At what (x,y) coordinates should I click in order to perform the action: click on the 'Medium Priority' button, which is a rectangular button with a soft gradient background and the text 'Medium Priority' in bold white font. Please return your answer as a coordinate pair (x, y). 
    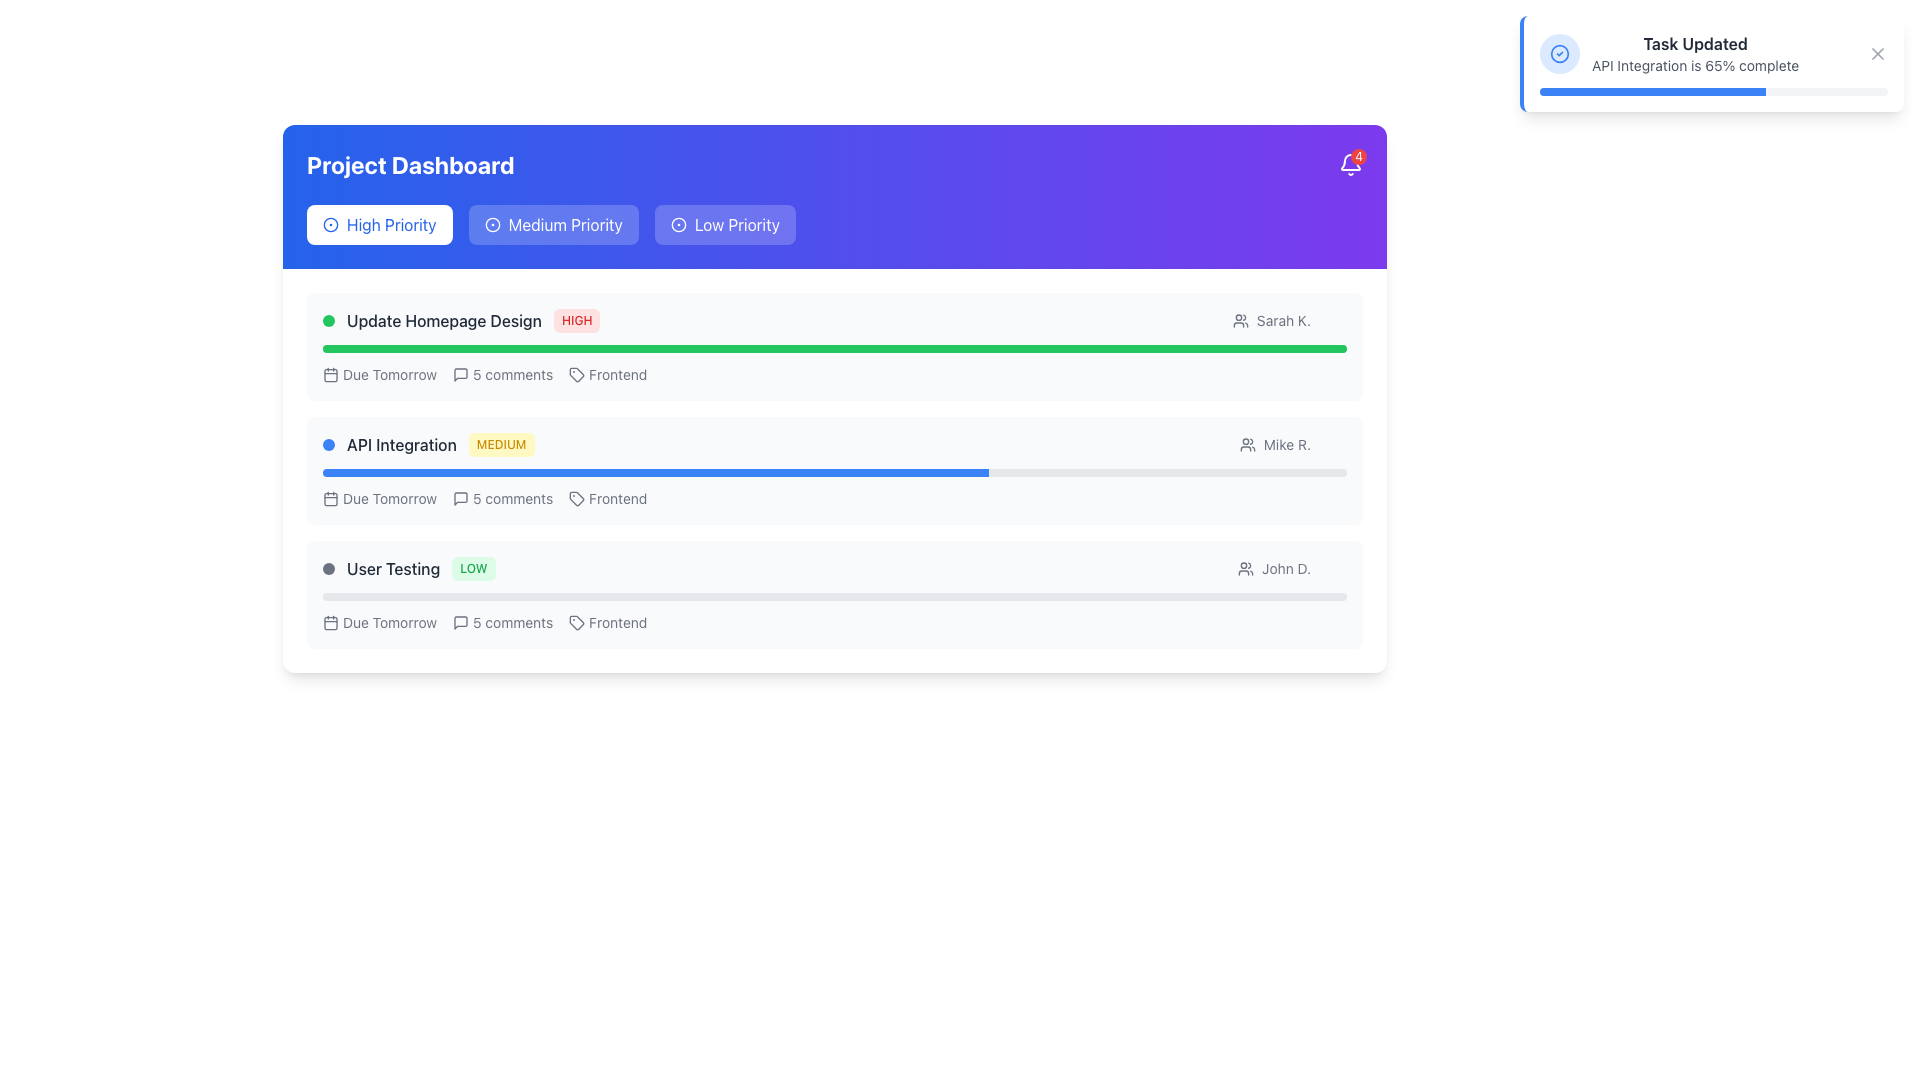
    Looking at the image, I should click on (553, 224).